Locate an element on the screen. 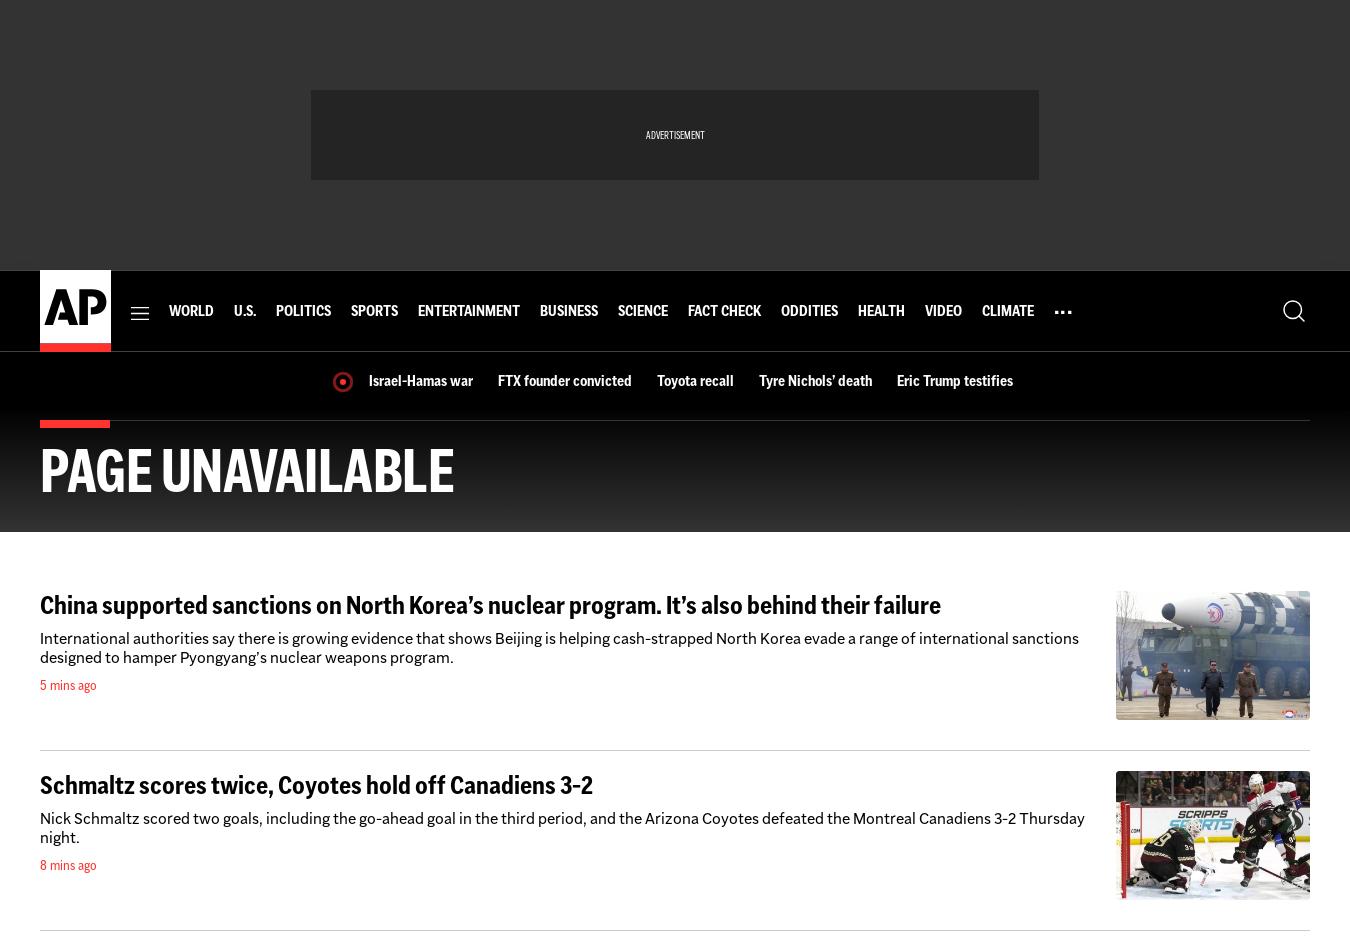  'Politics' is located at coordinates (301, 310).